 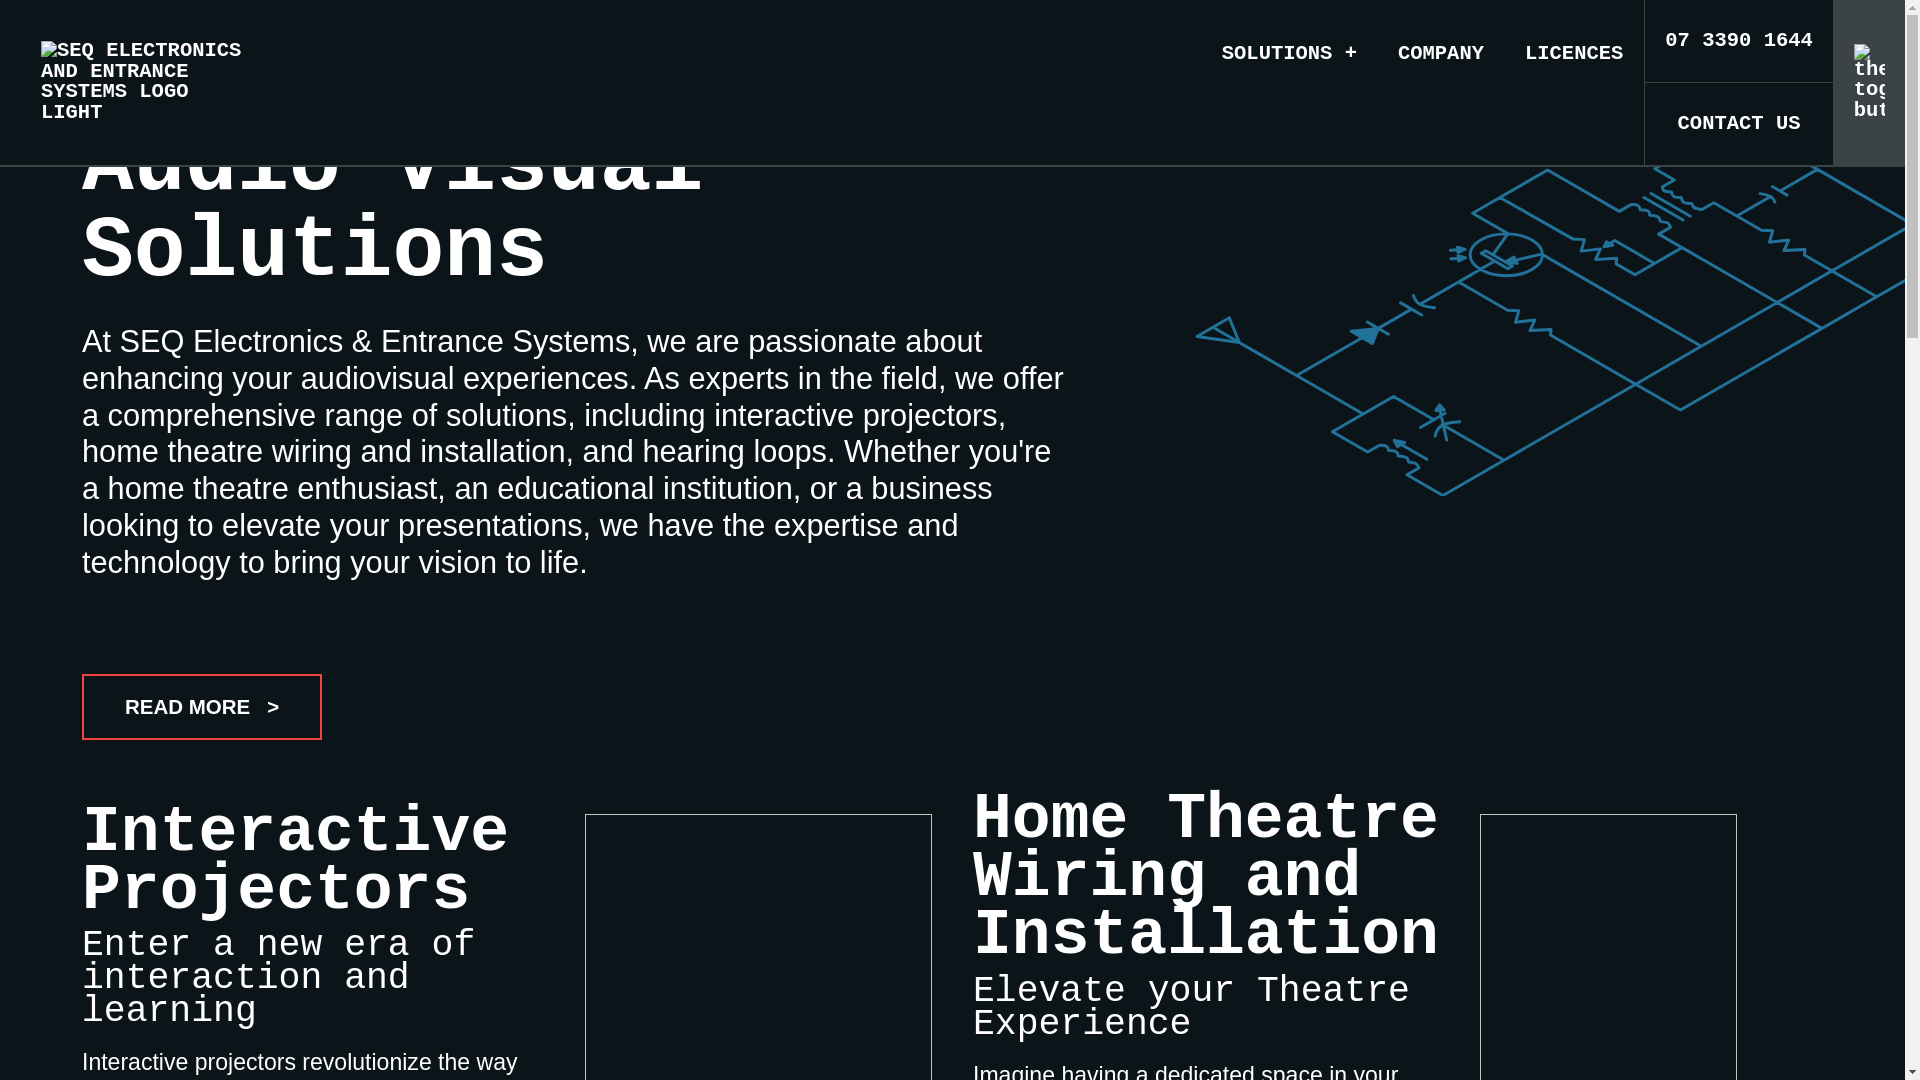 I want to click on 'Home Theatre Wiring and Installation', so click(x=973, y=876).